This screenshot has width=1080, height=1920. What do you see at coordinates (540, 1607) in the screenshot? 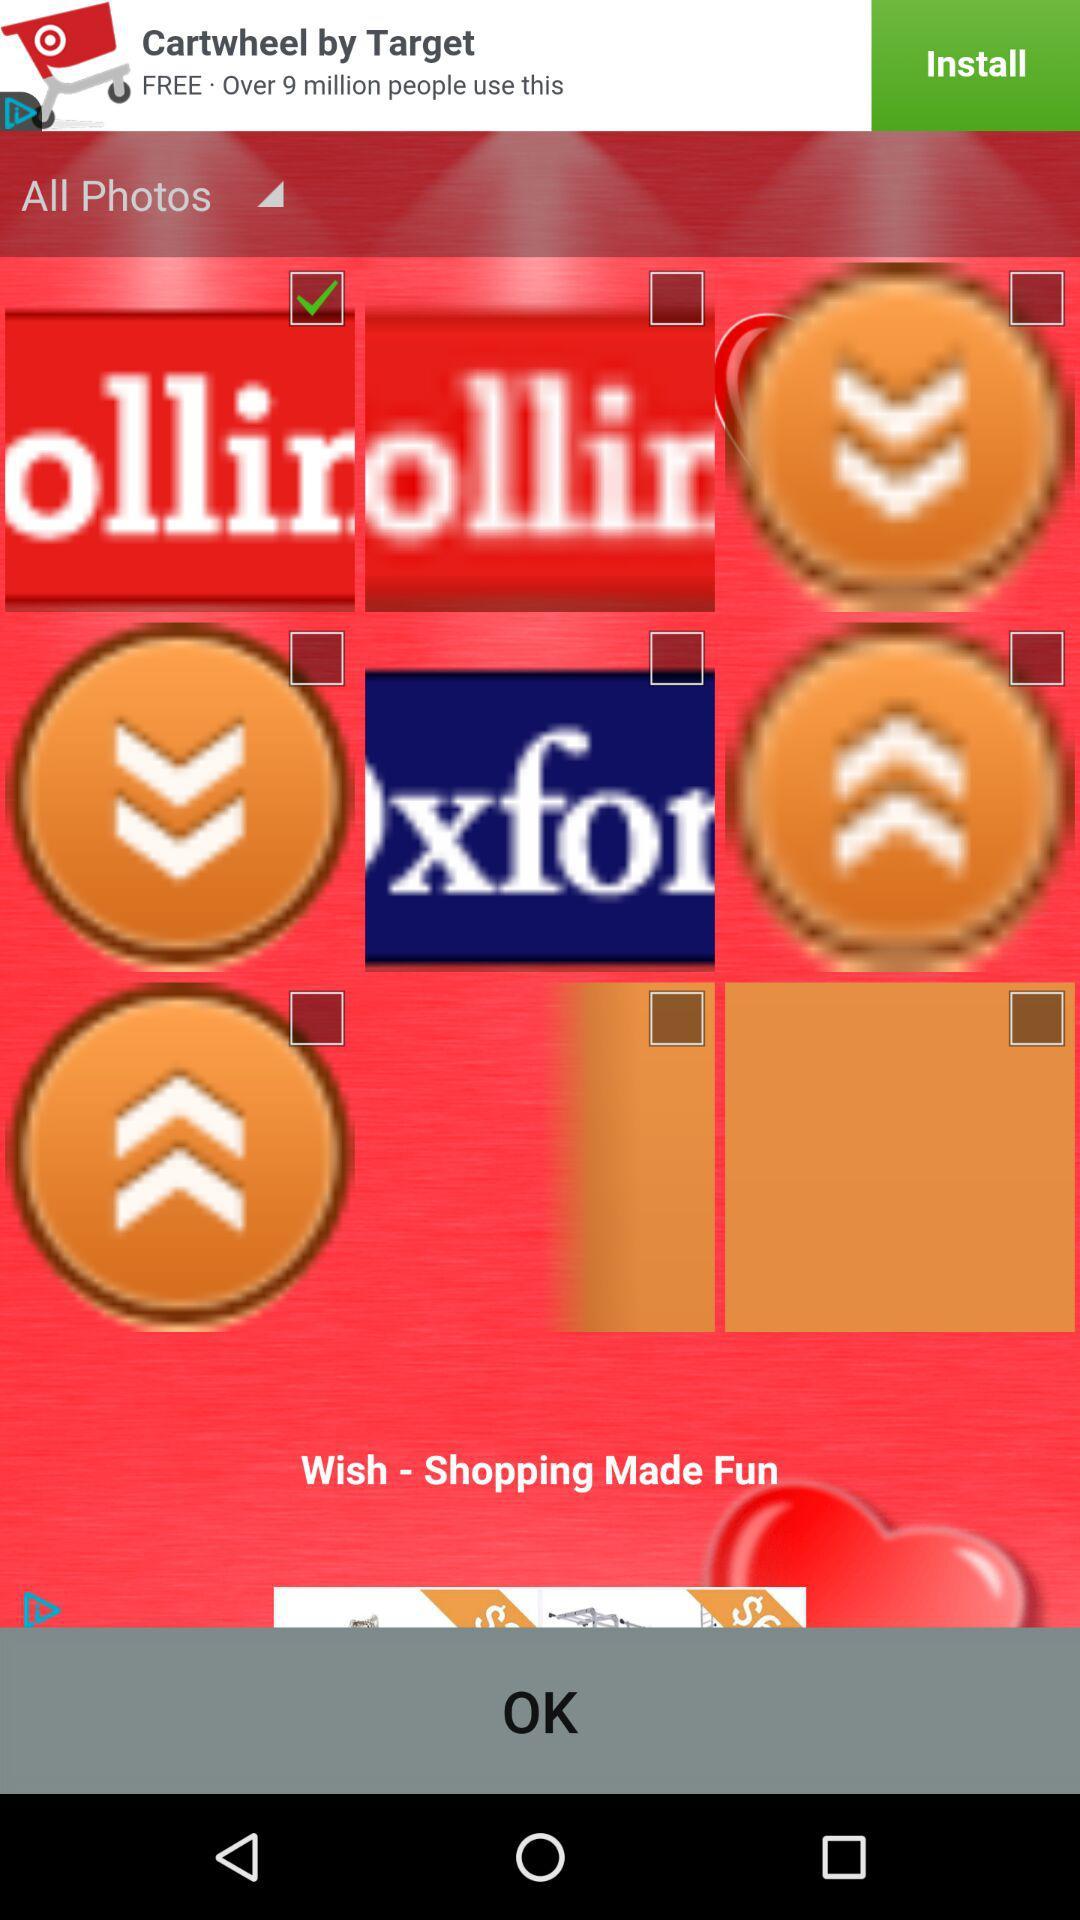
I see `sharp logo` at bounding box center [540, 1607].